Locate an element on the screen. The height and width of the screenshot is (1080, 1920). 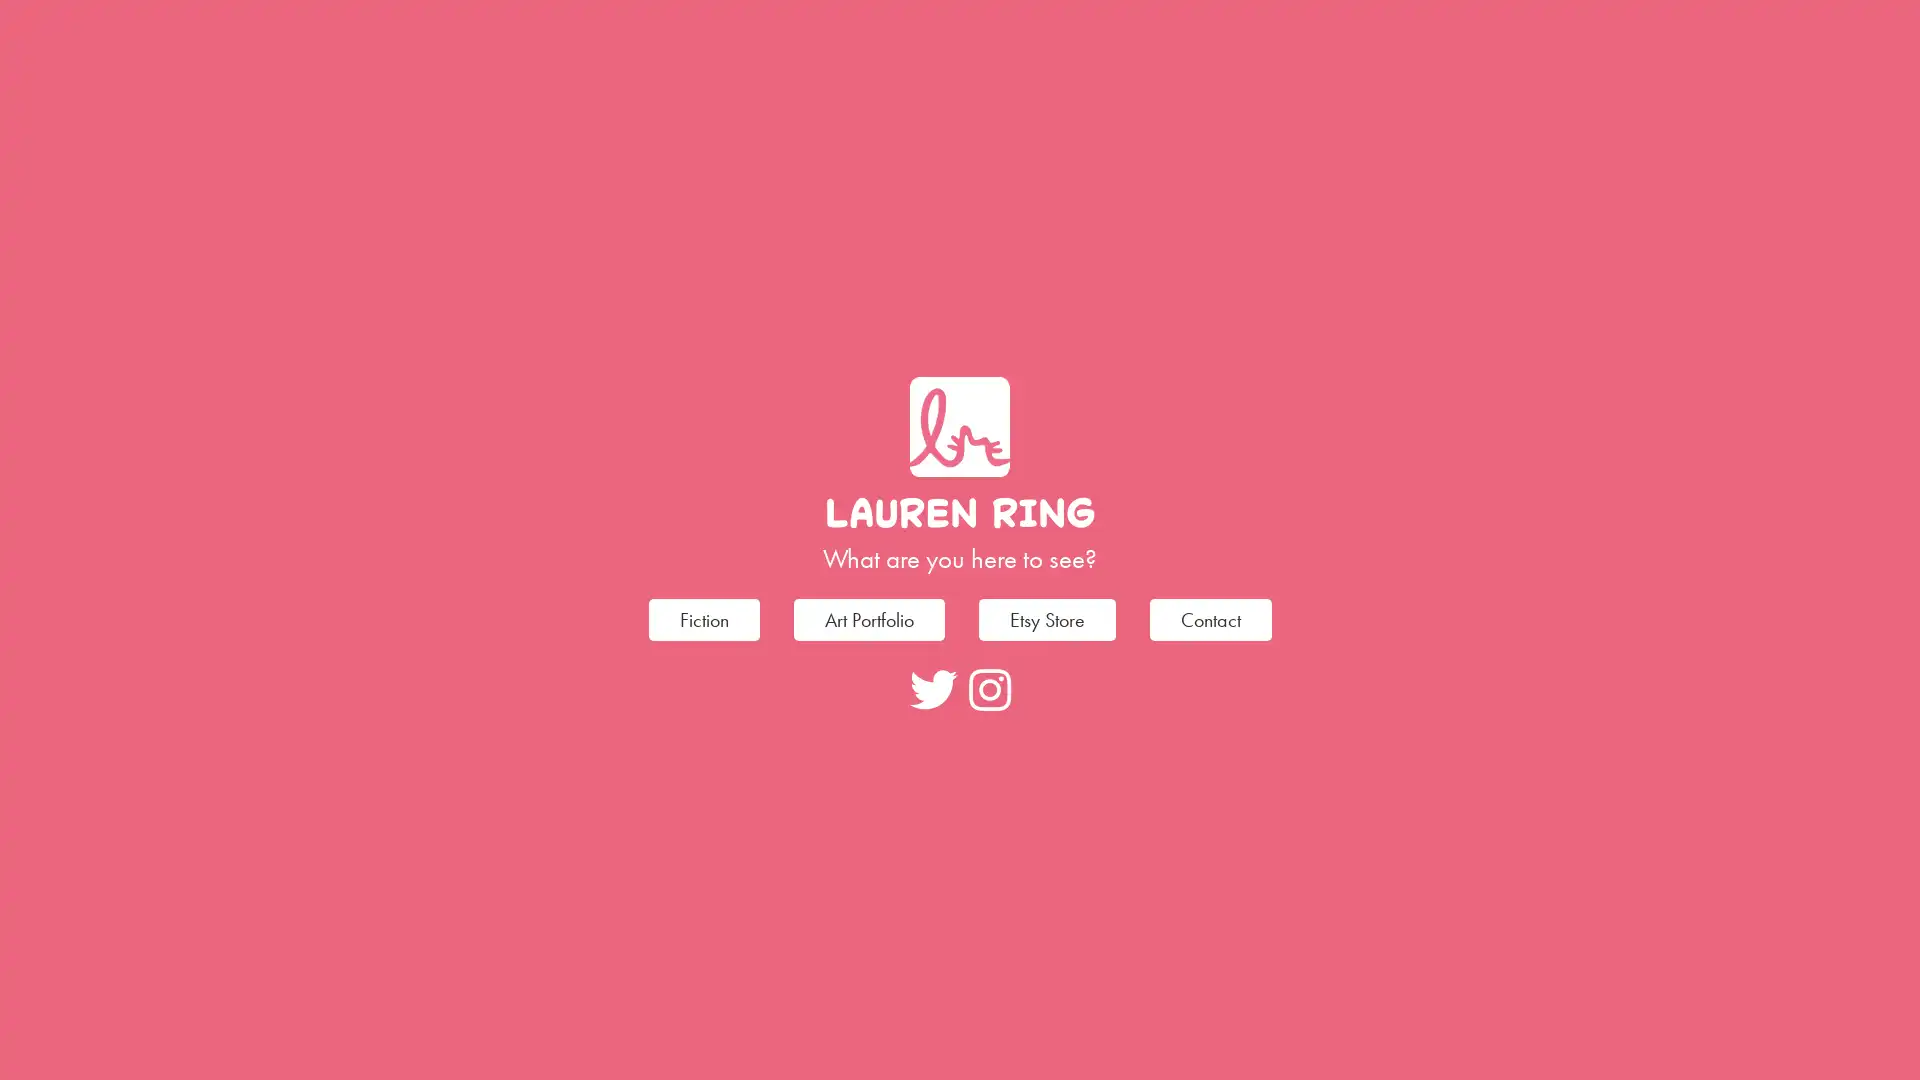
Contact is located at coordinates (1208, 617).